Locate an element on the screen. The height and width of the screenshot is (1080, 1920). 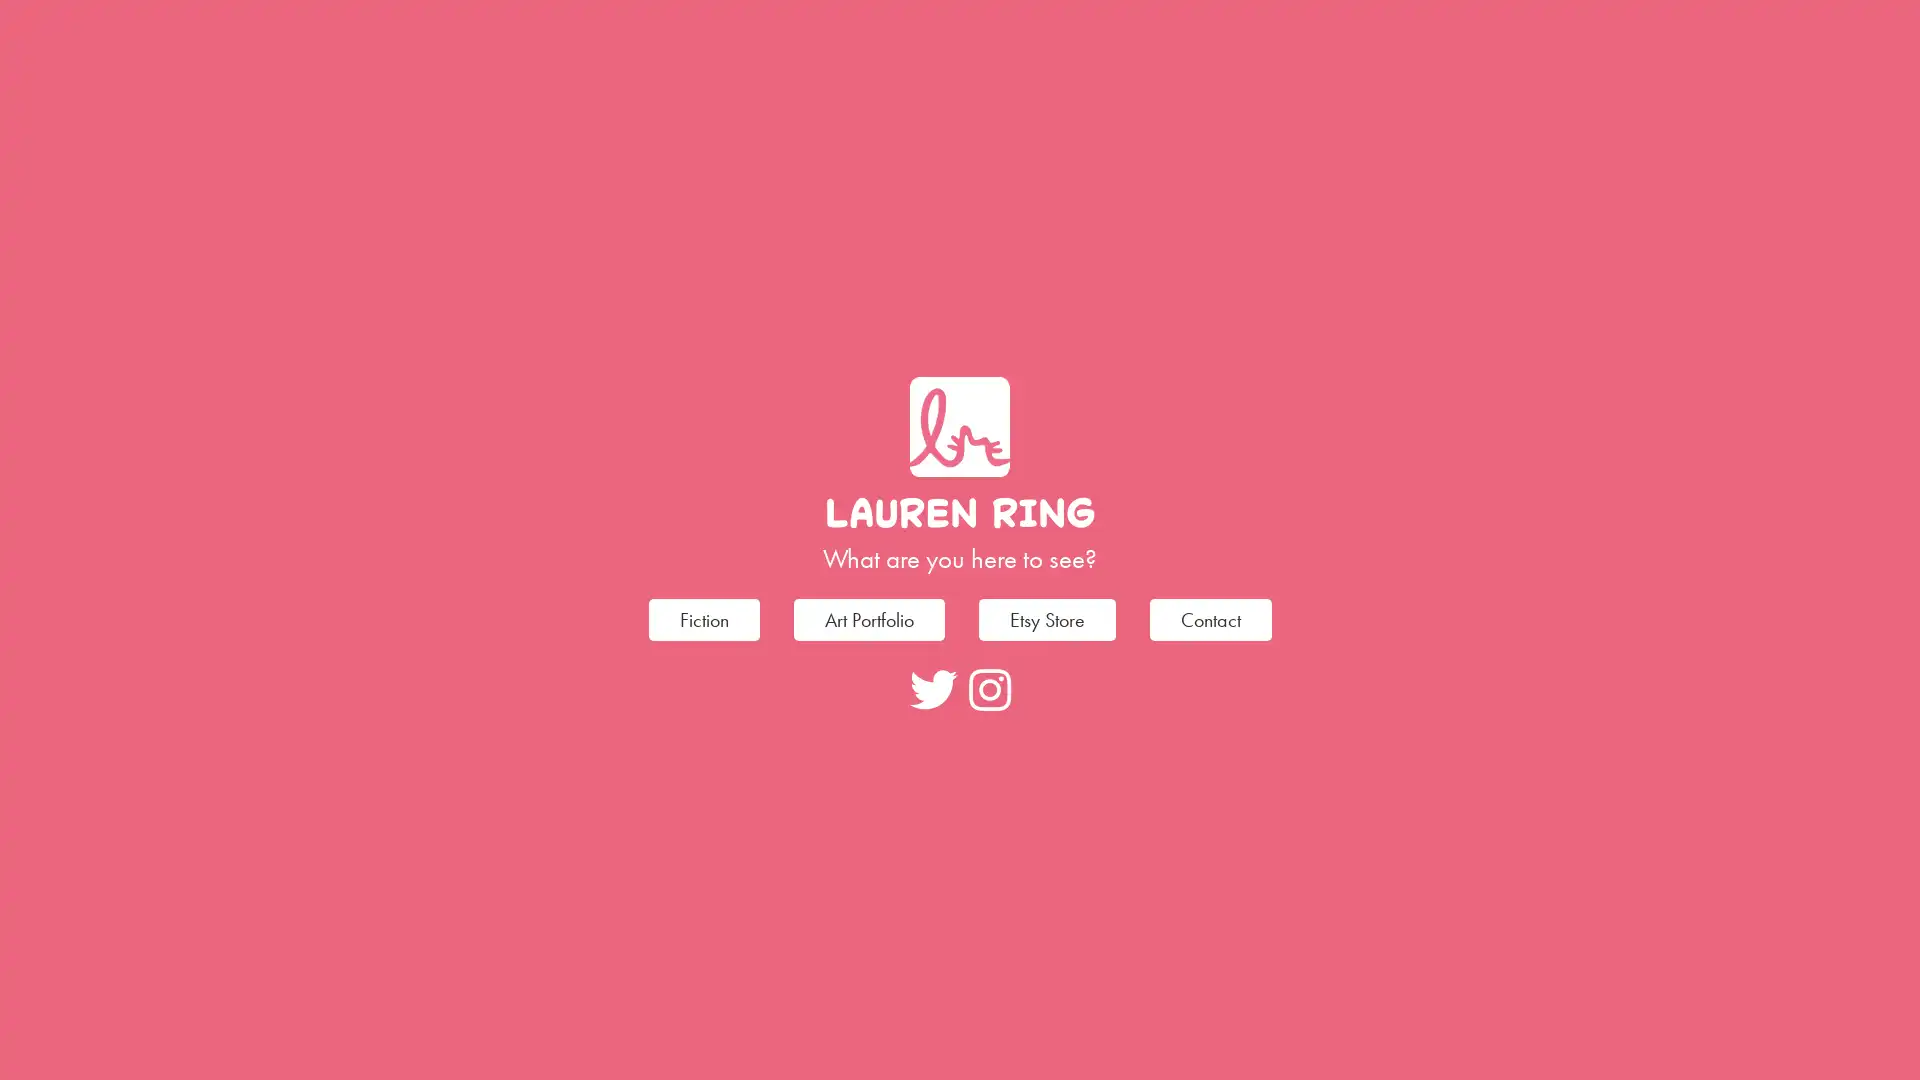
Contact is located at coordinates (1208, 617).